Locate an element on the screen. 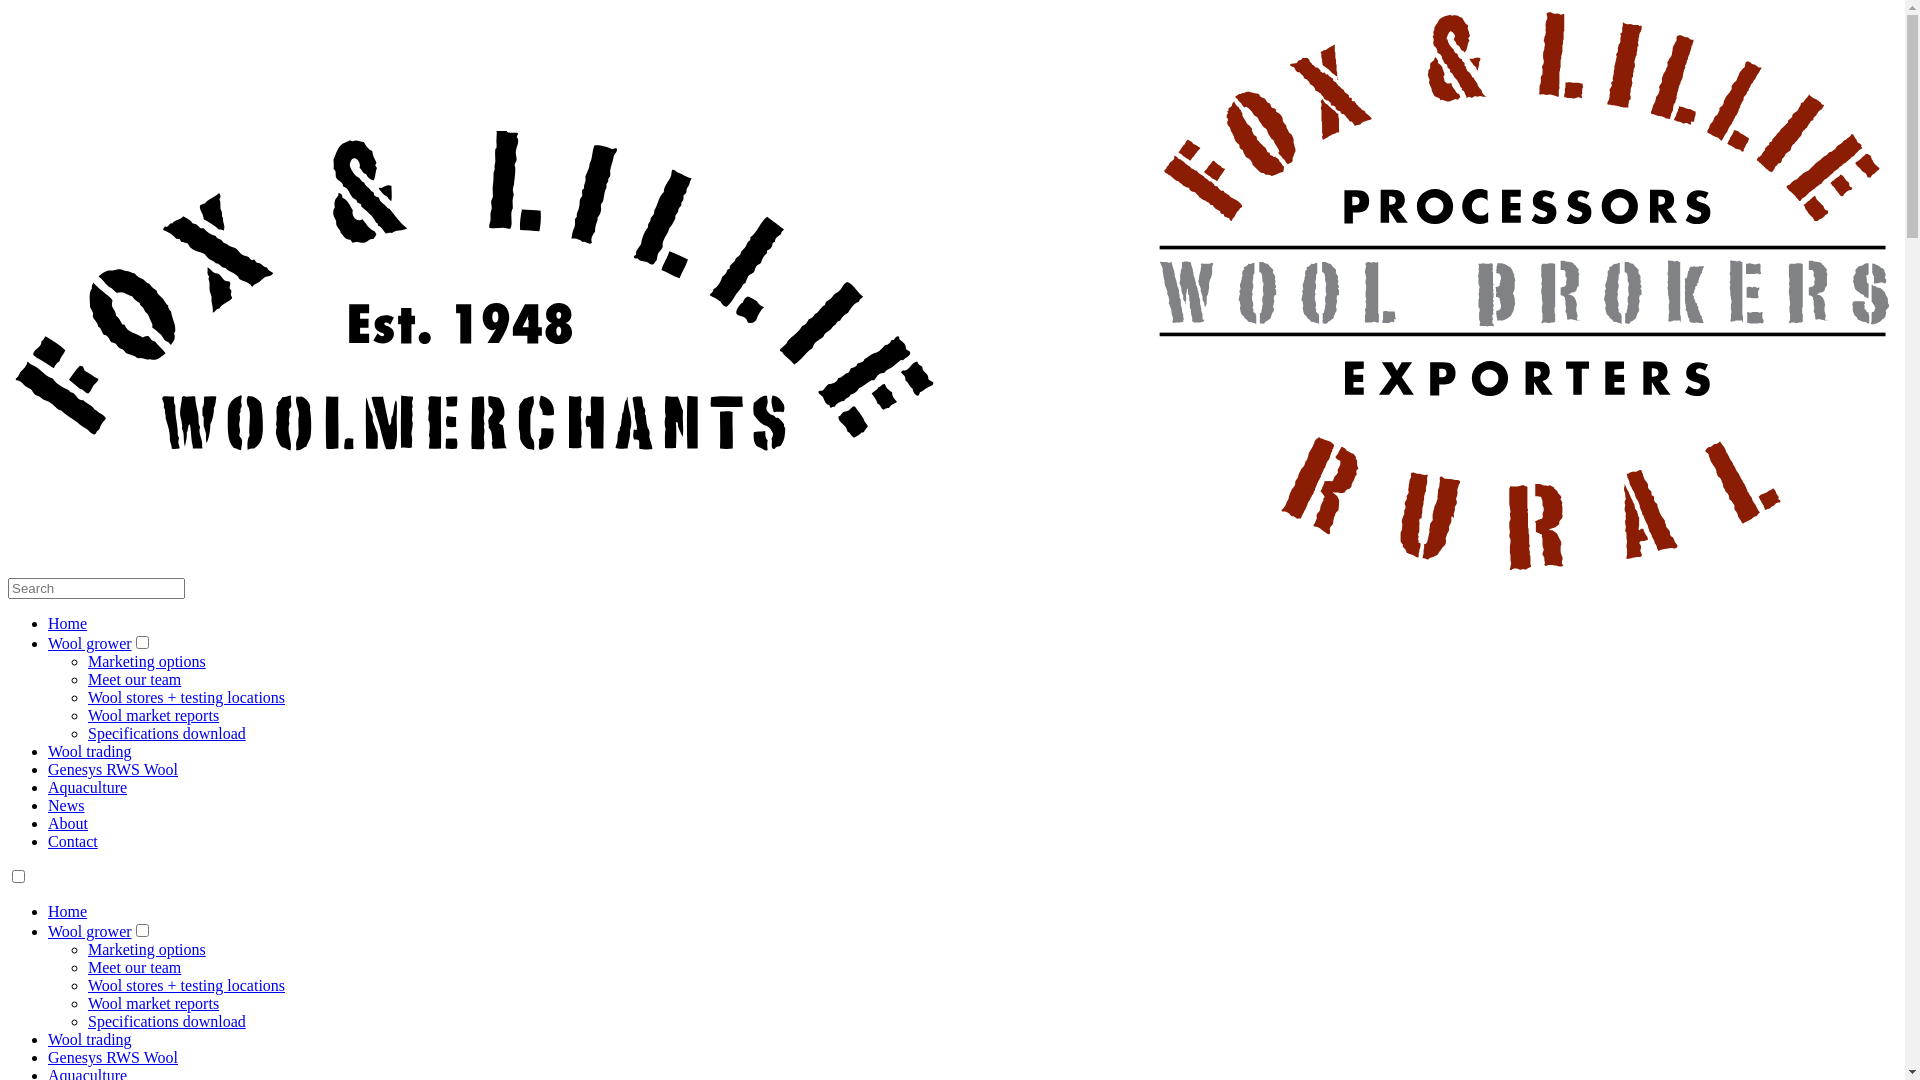 The width and height of the screenshot is (1920, 1080). 'Marketing options' is located at coordinates (146, 948).